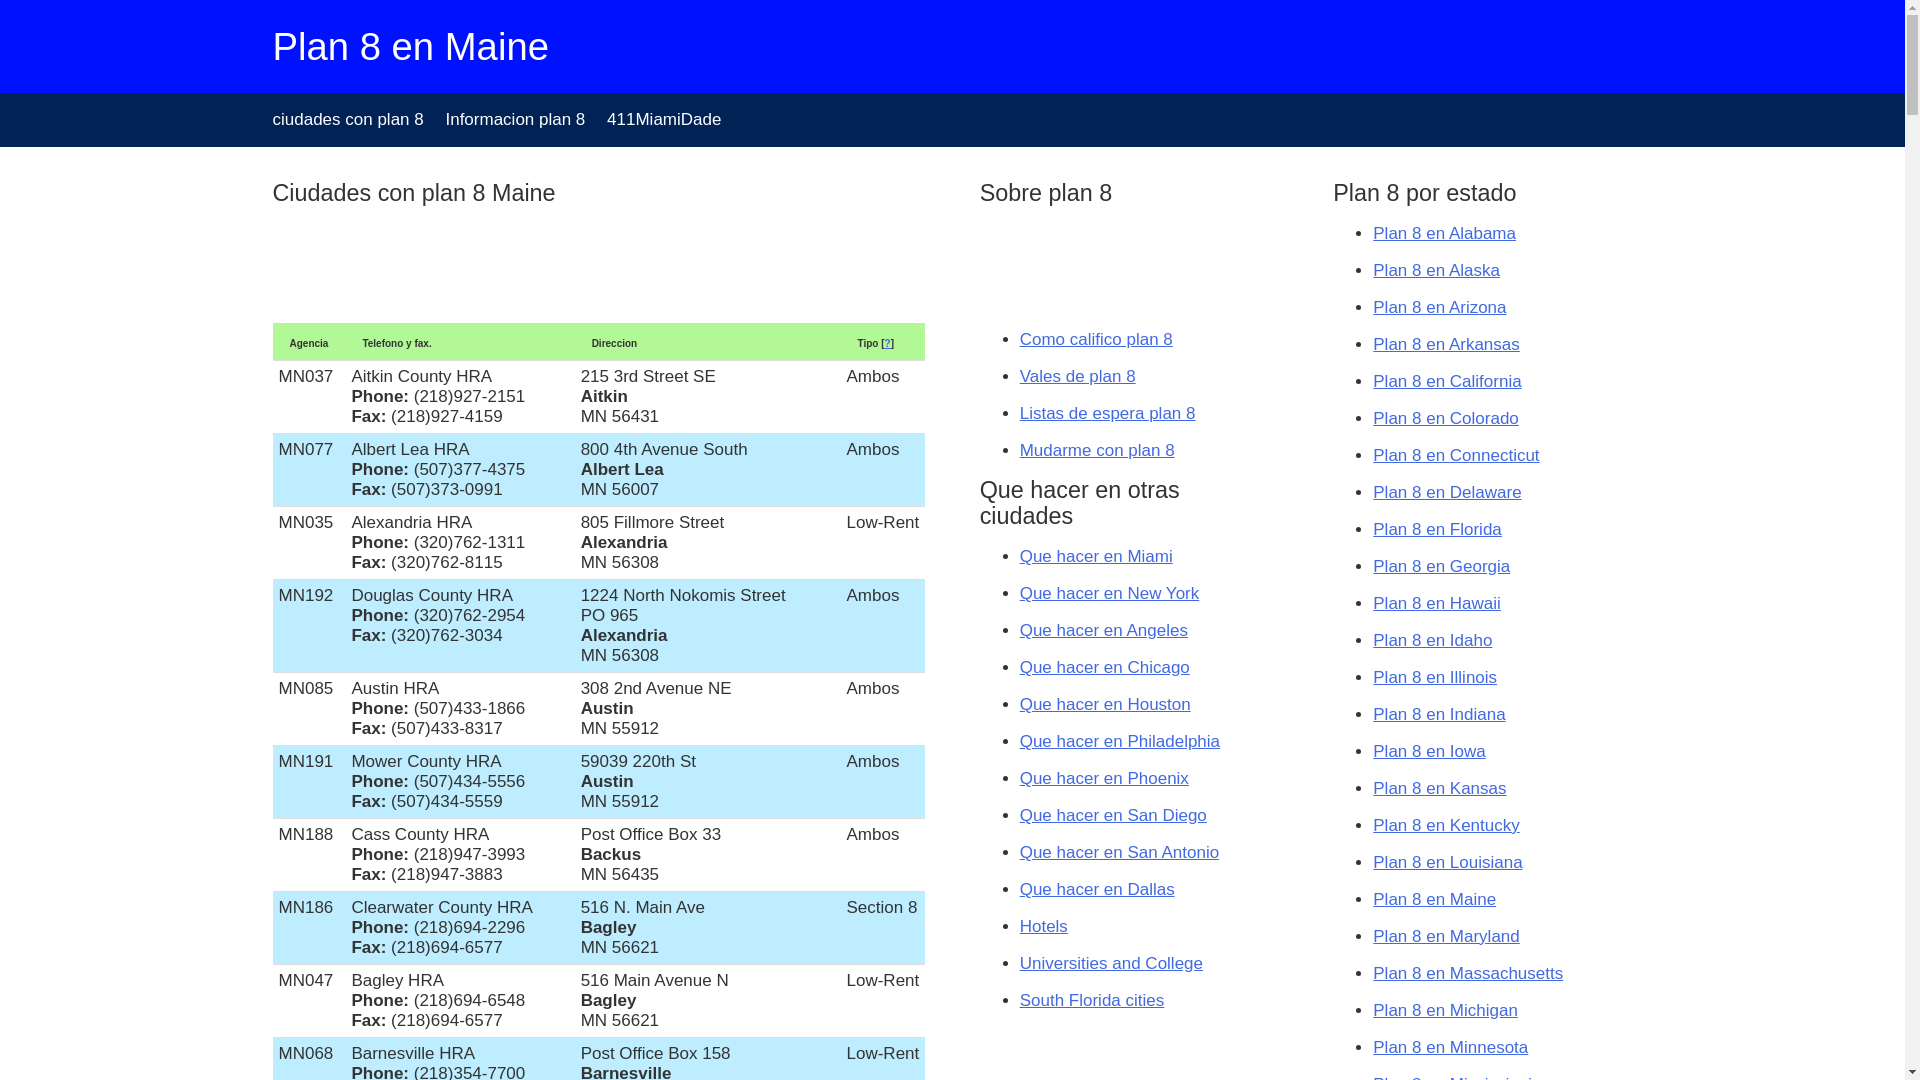 The image size is (1920, 1080). What do you see at coordinates (1096, 450) in the screenshot?
I see `'Mudarme con plan 8'` at bounding box center [1096, 450].